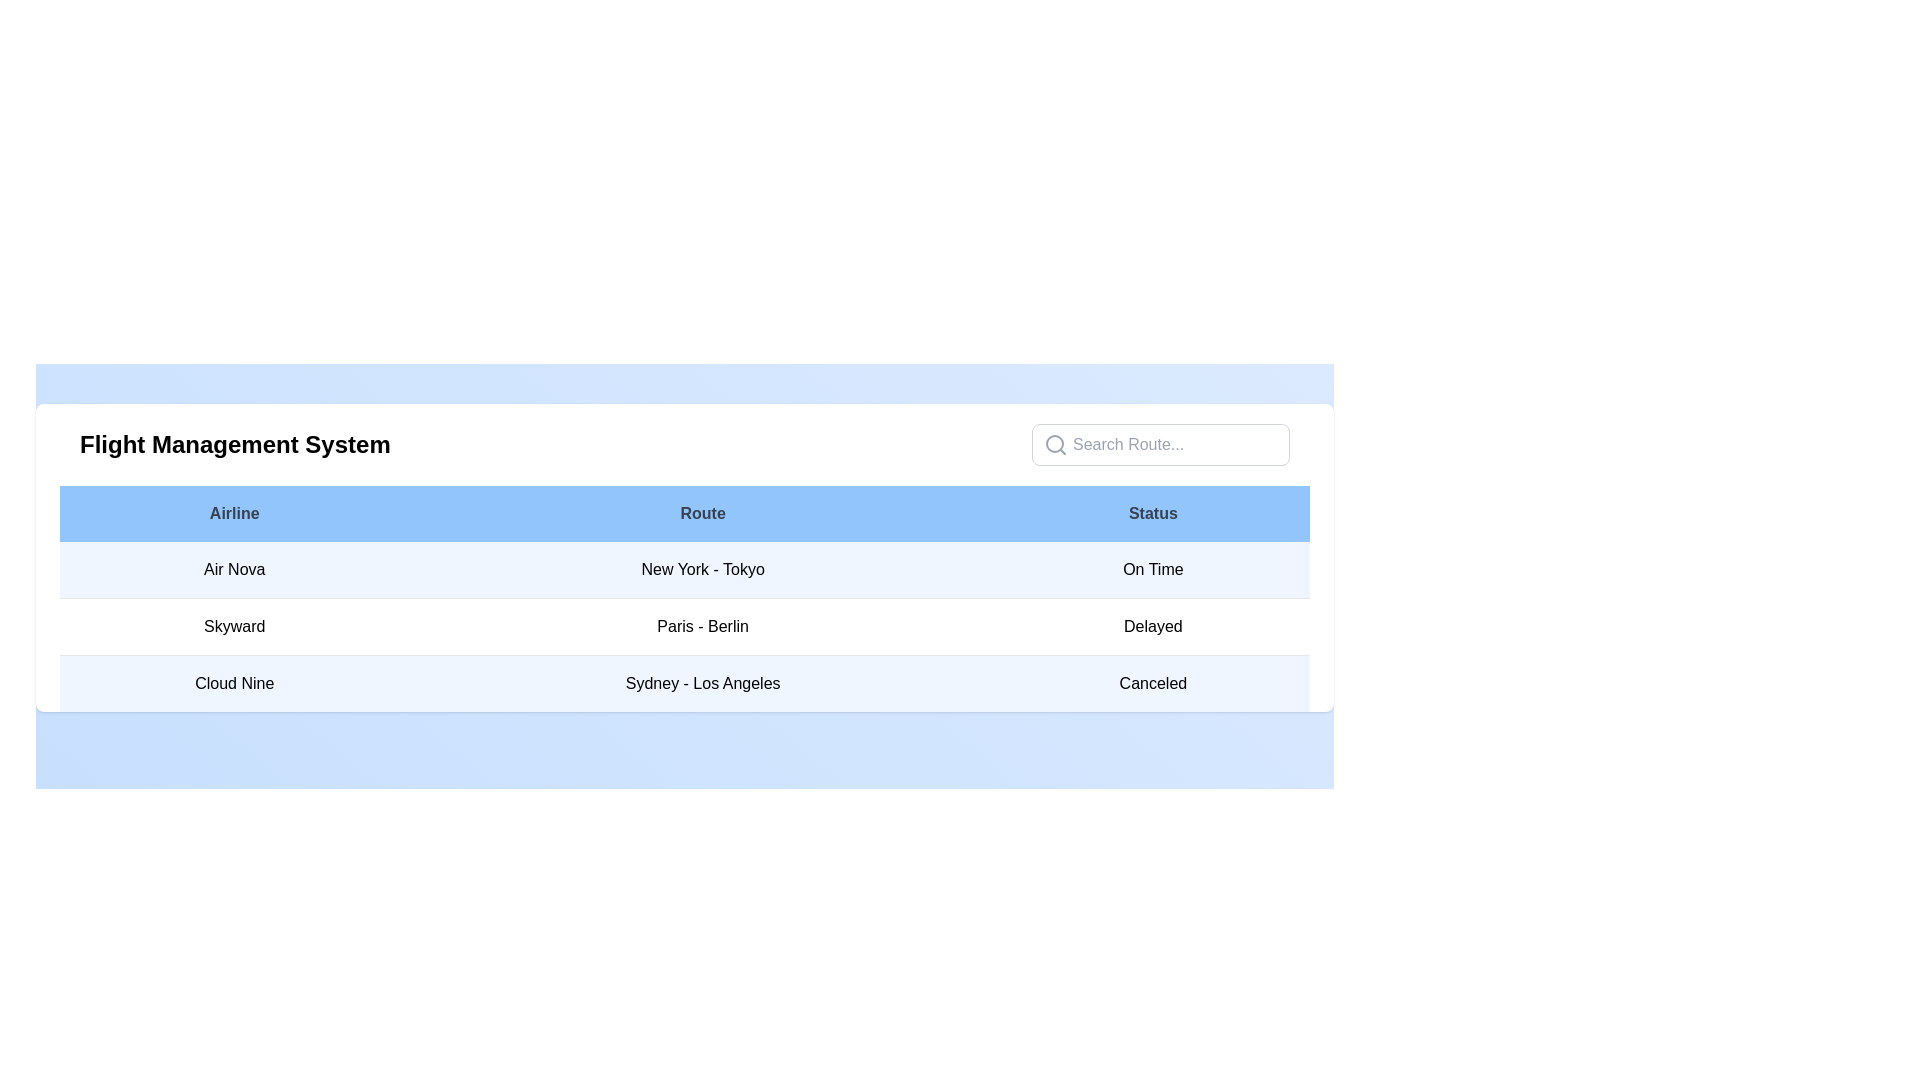 This screenshot has width=1920, height=1080. What do you see at coordinates (685, 681) in the screenshot?
I see `the third row in the Flight Management System table that contains details about the flight record for Cloud Nine from Sydney to Los Angeles, which is currently marked as Canceled` at bounding box center [685, 681].